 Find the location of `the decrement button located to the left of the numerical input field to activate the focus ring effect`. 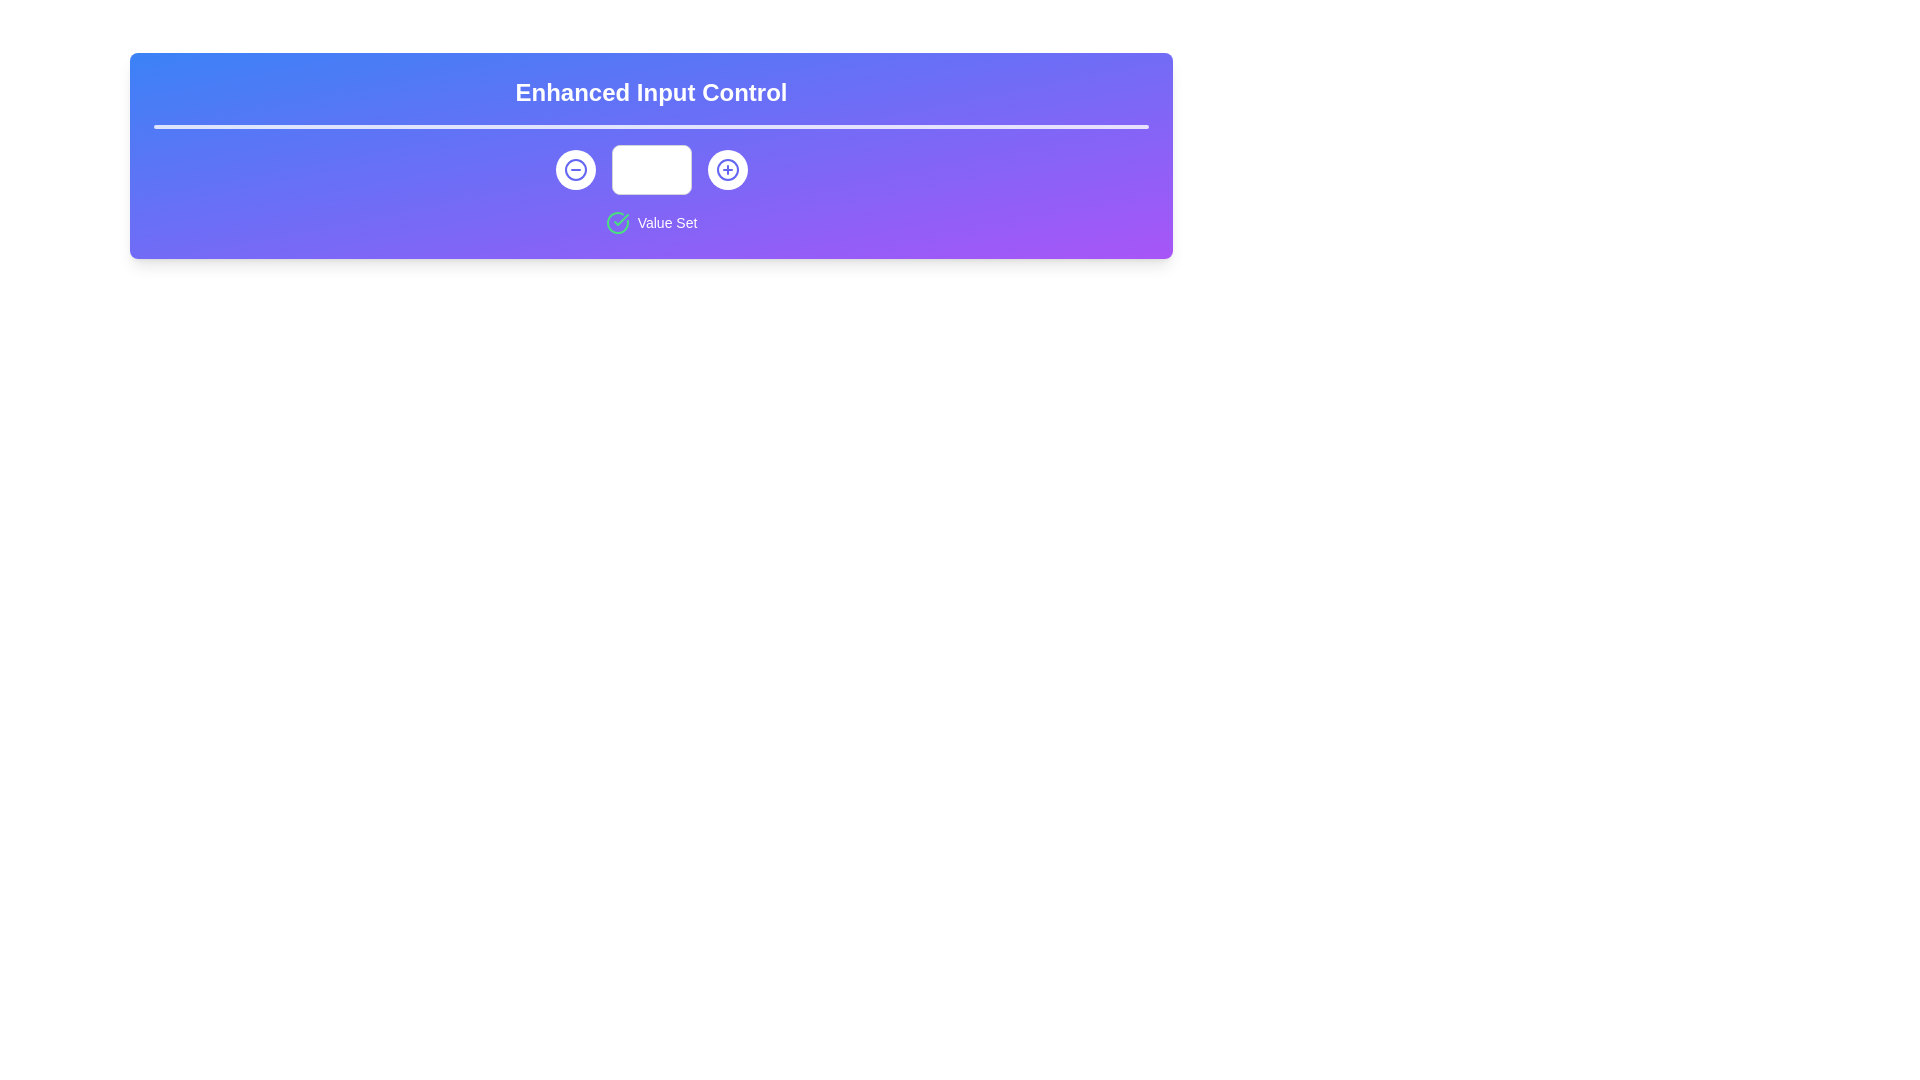

the decrement button located to the left of the numerical input field to activate the focus ring effect is located at coordinates (574, 168).